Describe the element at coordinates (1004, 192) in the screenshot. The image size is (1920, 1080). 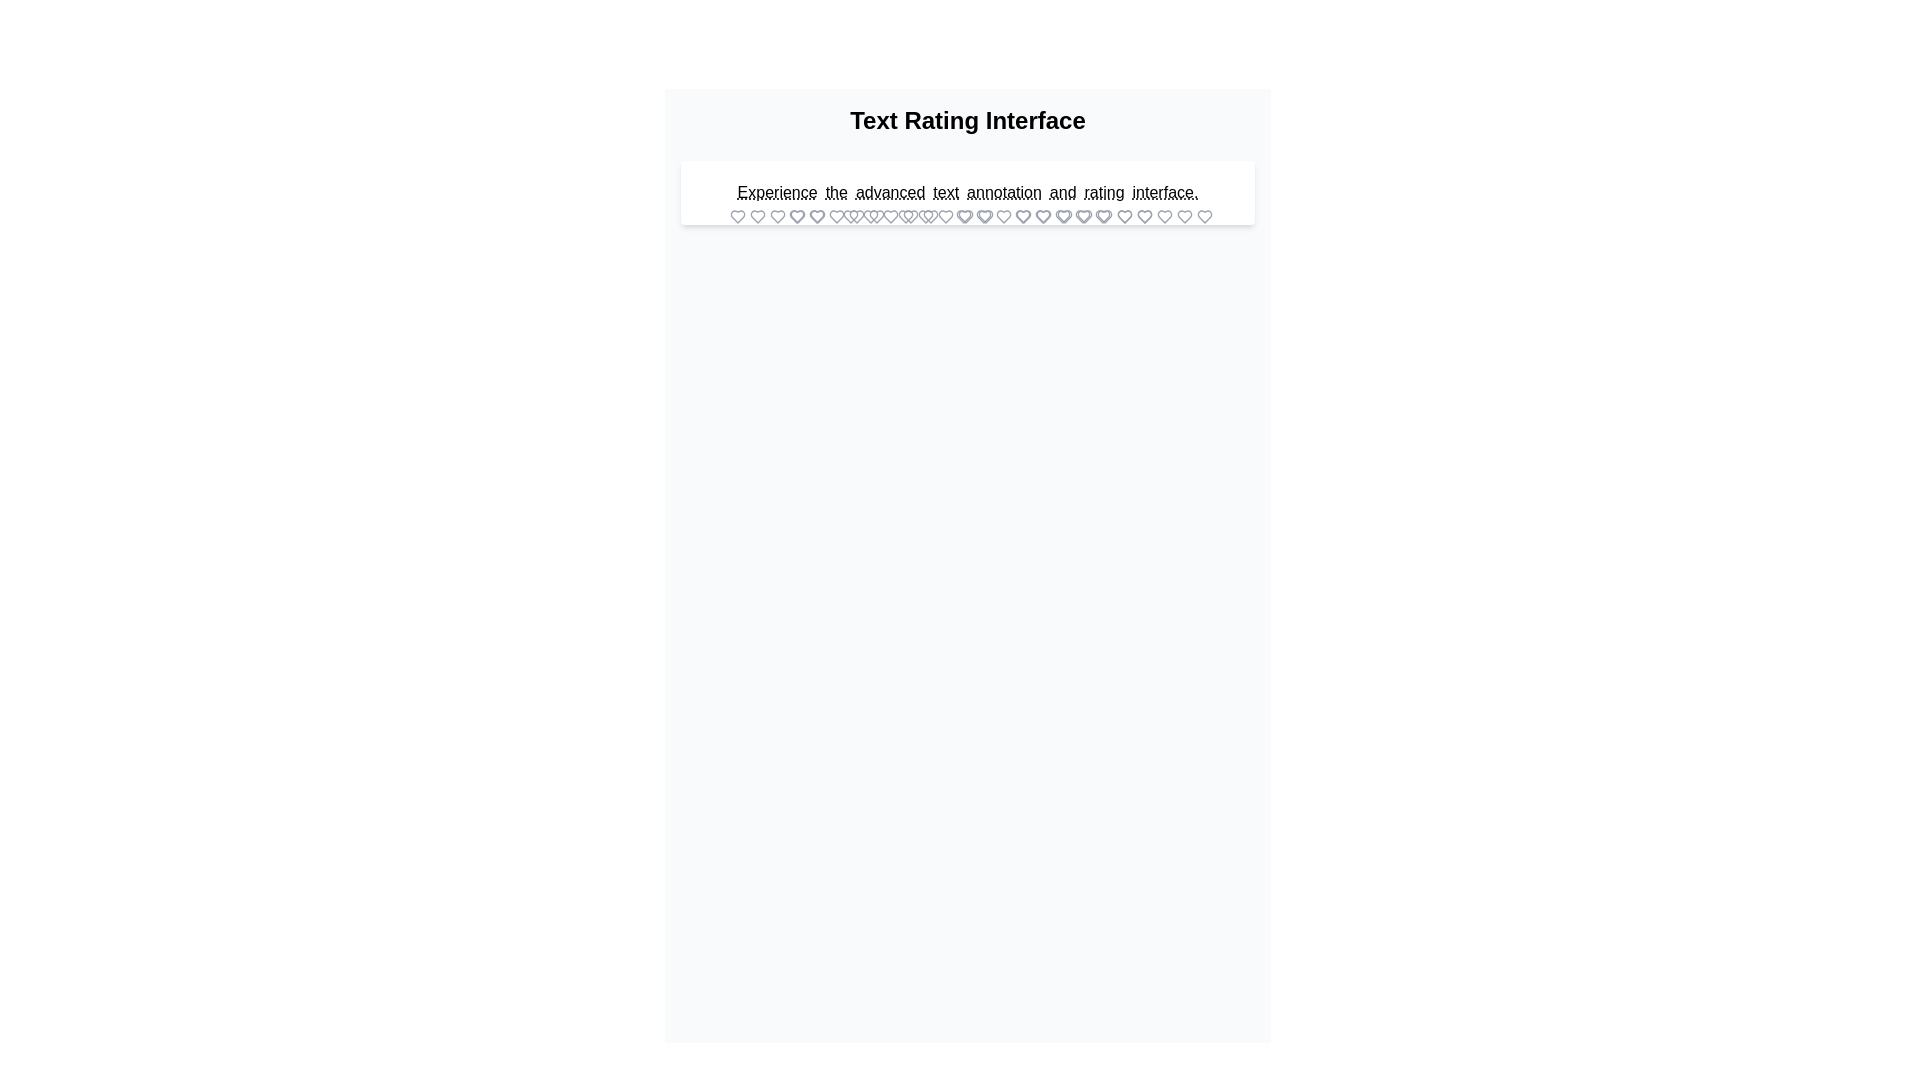
I see `the word annotation to select it for rating` at that location.